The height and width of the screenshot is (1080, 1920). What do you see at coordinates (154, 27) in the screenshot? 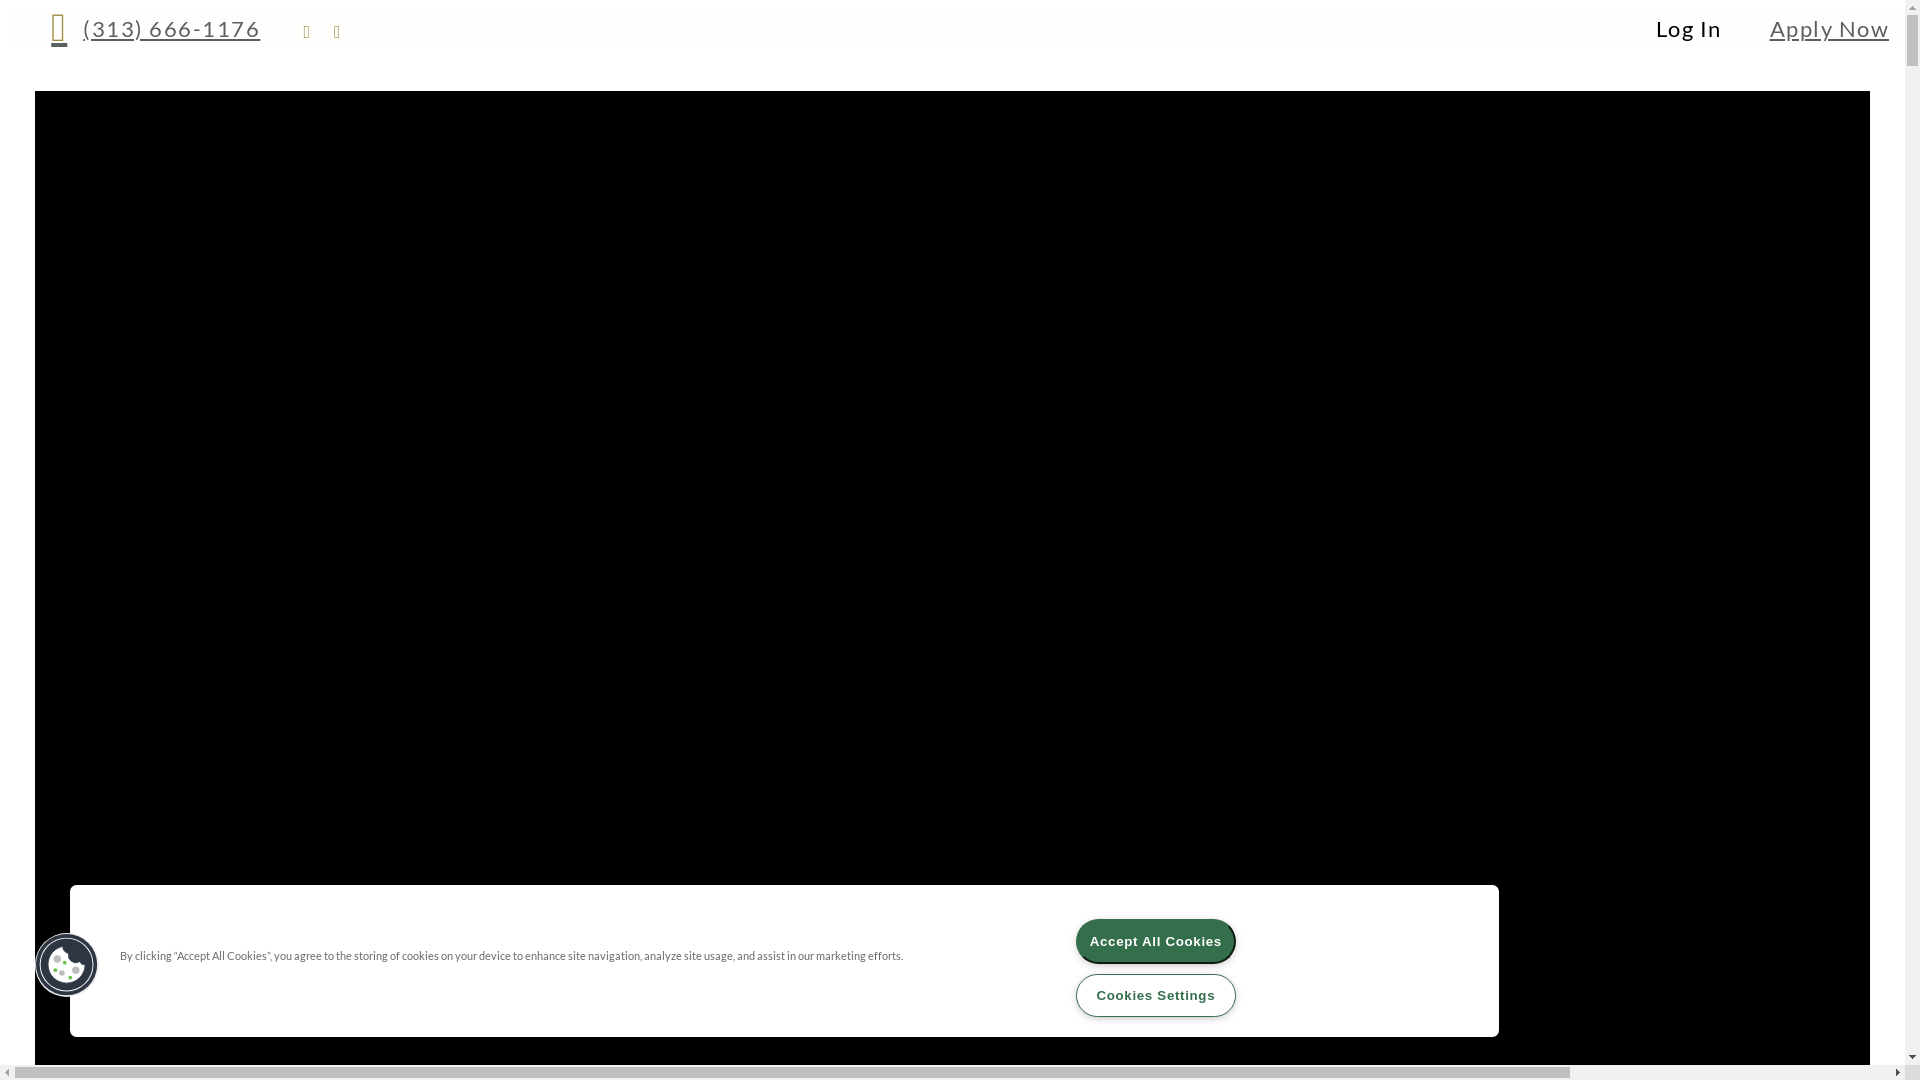
I see `'(313) 666-1176'` at bounding box center [154, 27].